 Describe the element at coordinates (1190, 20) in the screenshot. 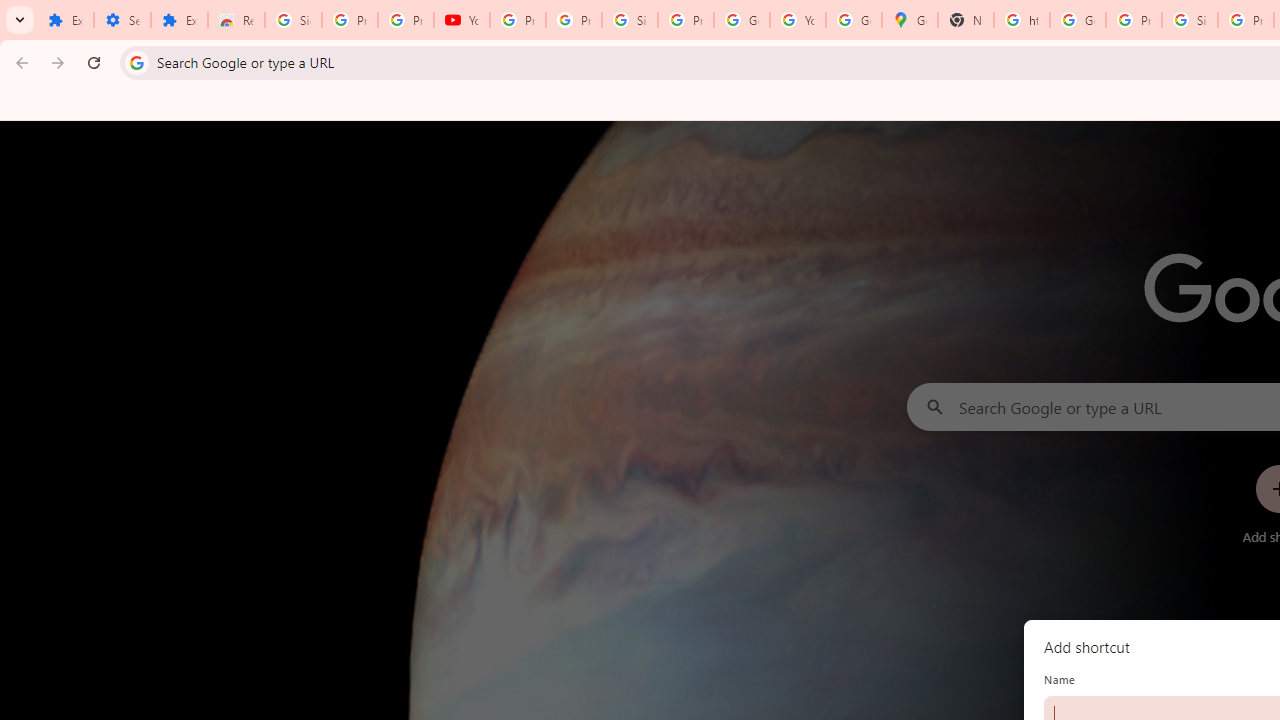

I see `'Sign in - Google Accounts'` at that location.